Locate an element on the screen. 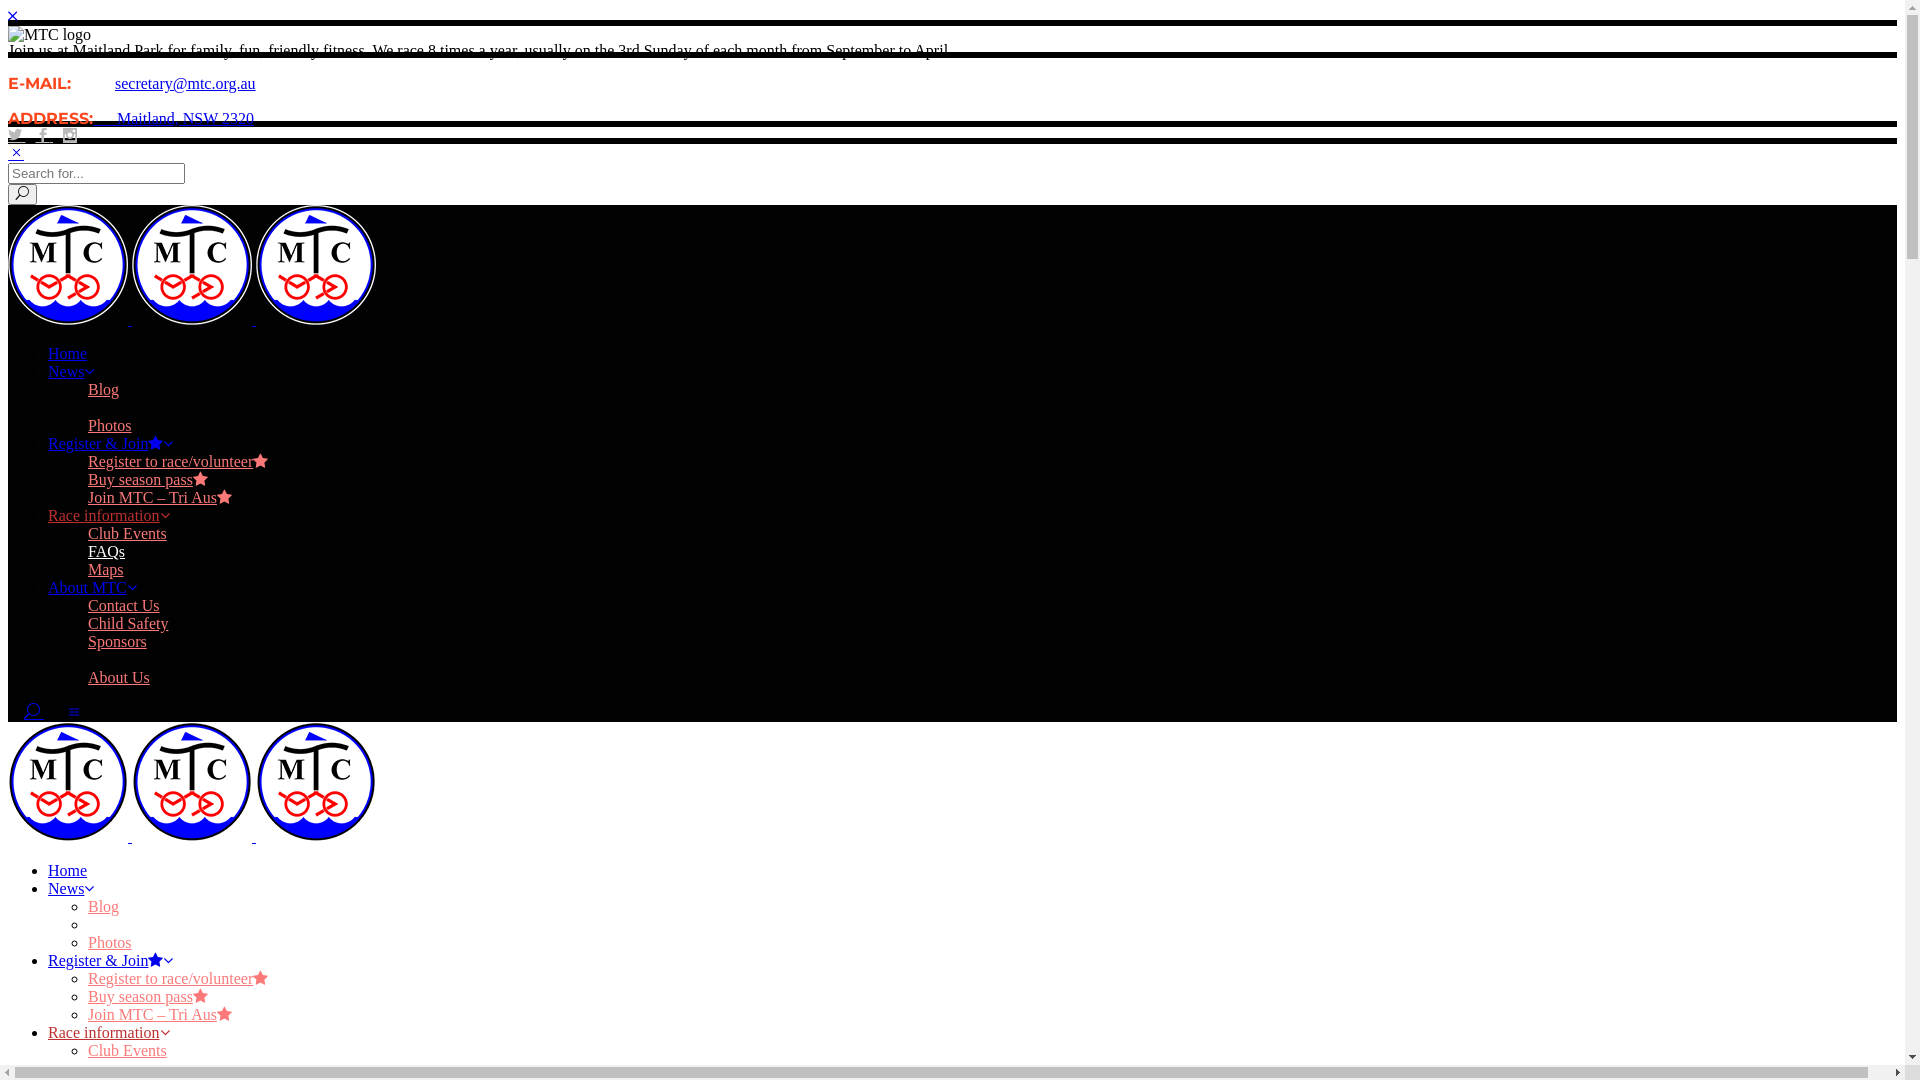 This screenshot has width=1920, height=1080. 'Sponsors' is located at coordinates (116, 641).